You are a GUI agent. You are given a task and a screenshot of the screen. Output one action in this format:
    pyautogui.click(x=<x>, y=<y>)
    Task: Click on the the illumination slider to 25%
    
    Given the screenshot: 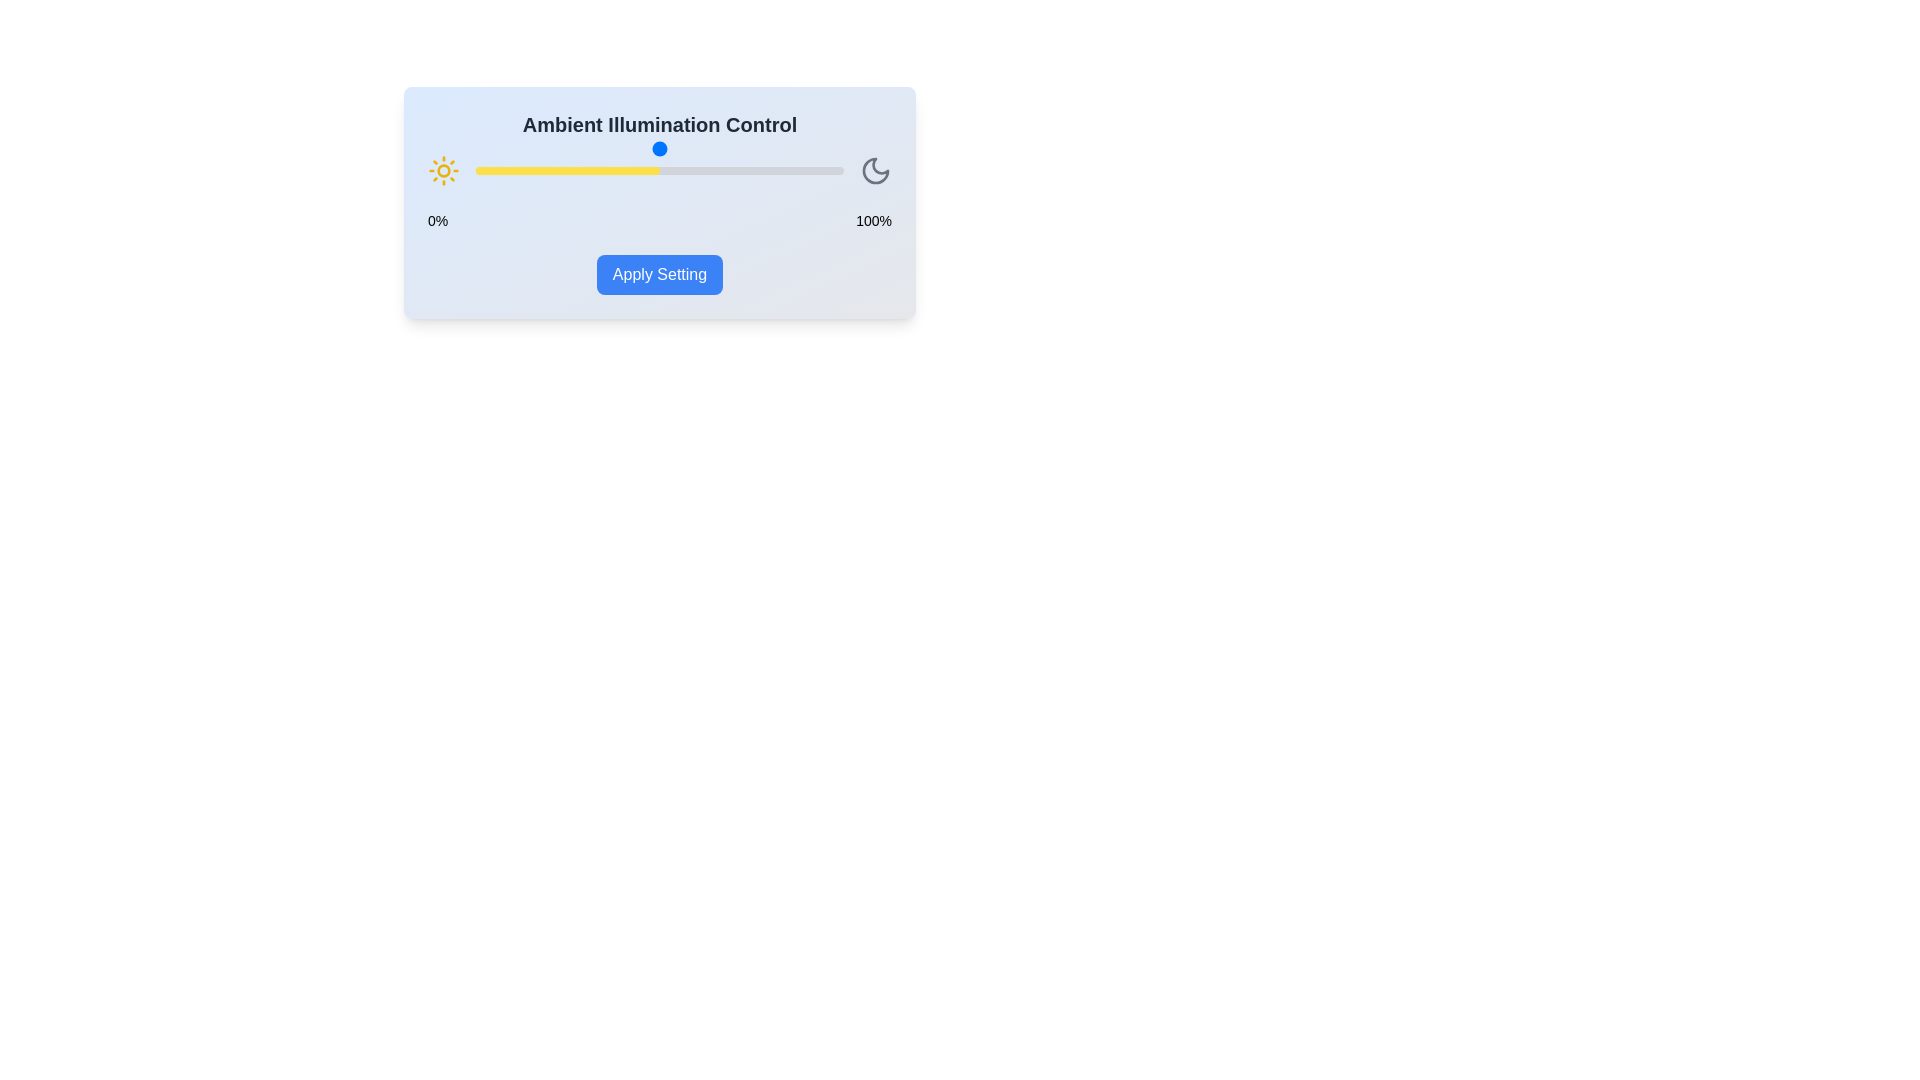 What is the action you would take?
    pyautogui.click(x=566, y=169)
    